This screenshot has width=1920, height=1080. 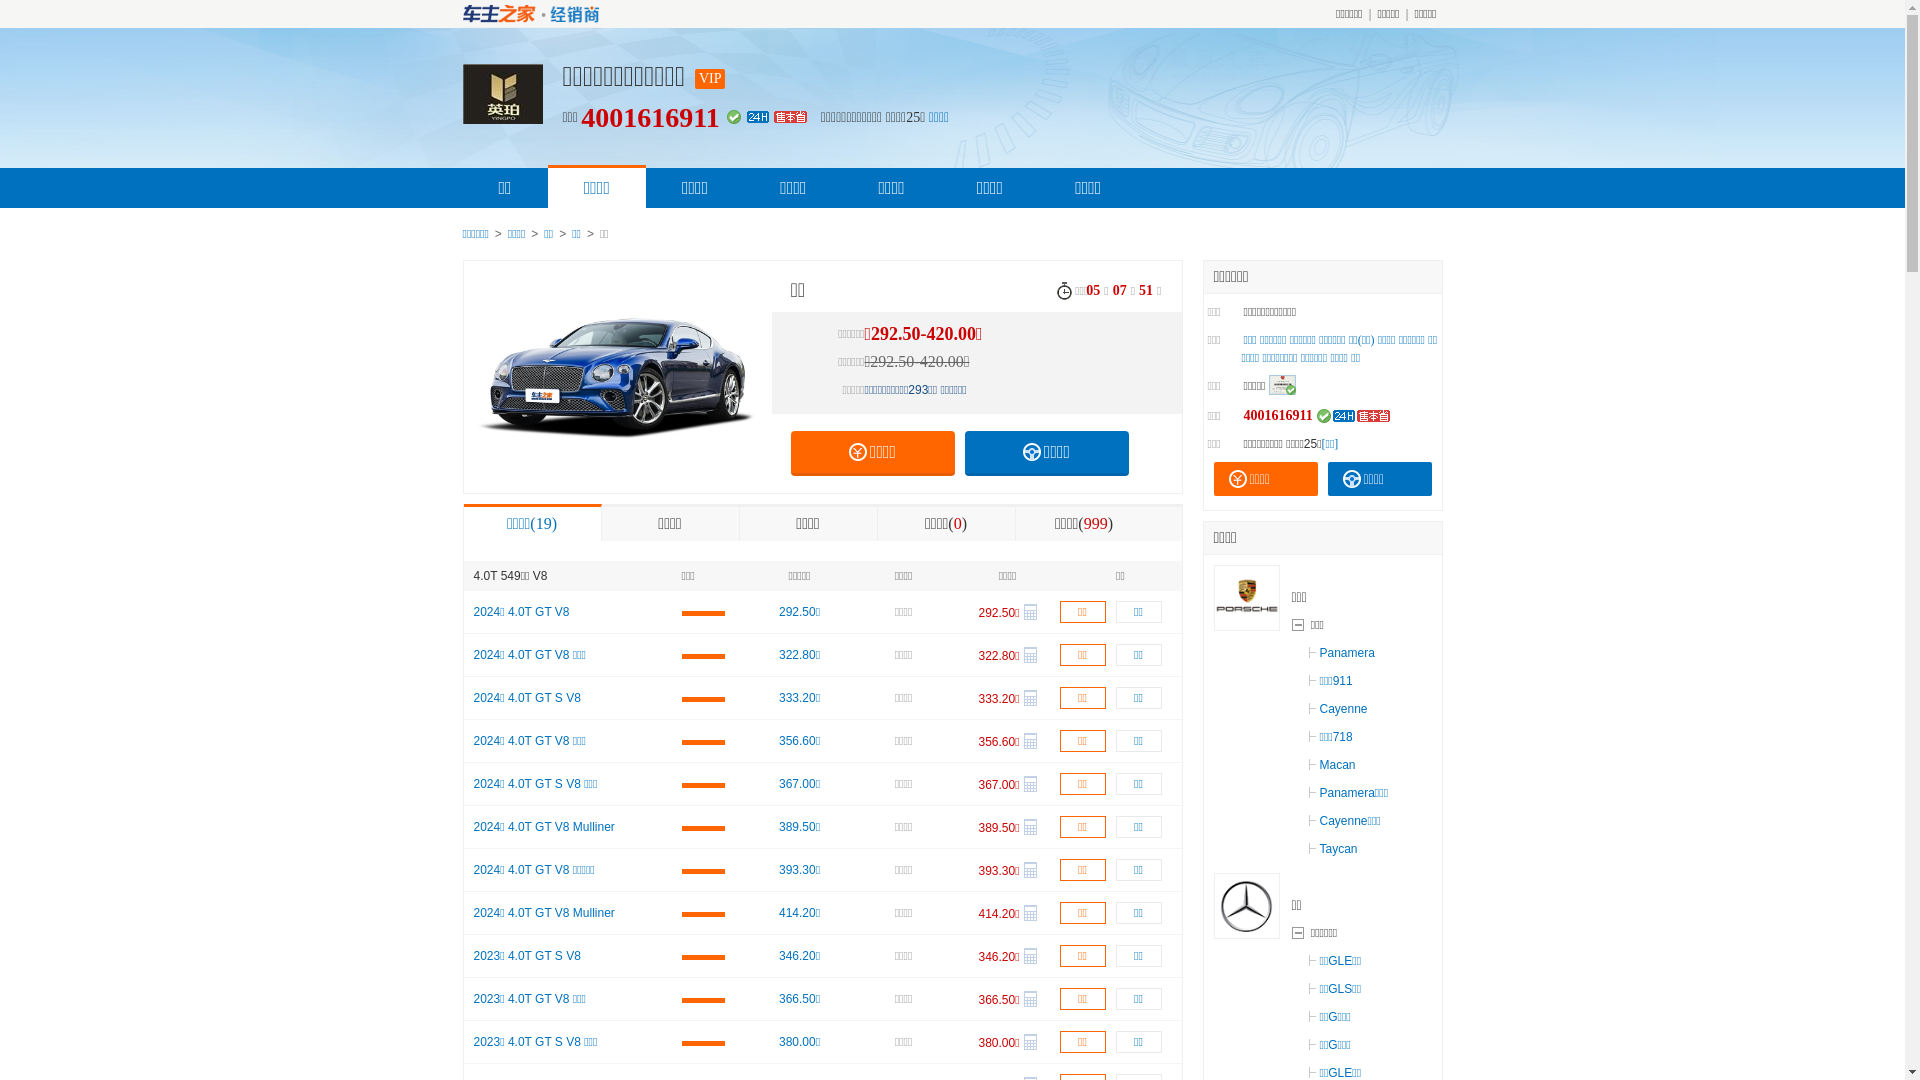 What do you see at coordinates (1341, 652) in the screenshot?
I see `'Panamera'` at bounding box center [1341, 652].